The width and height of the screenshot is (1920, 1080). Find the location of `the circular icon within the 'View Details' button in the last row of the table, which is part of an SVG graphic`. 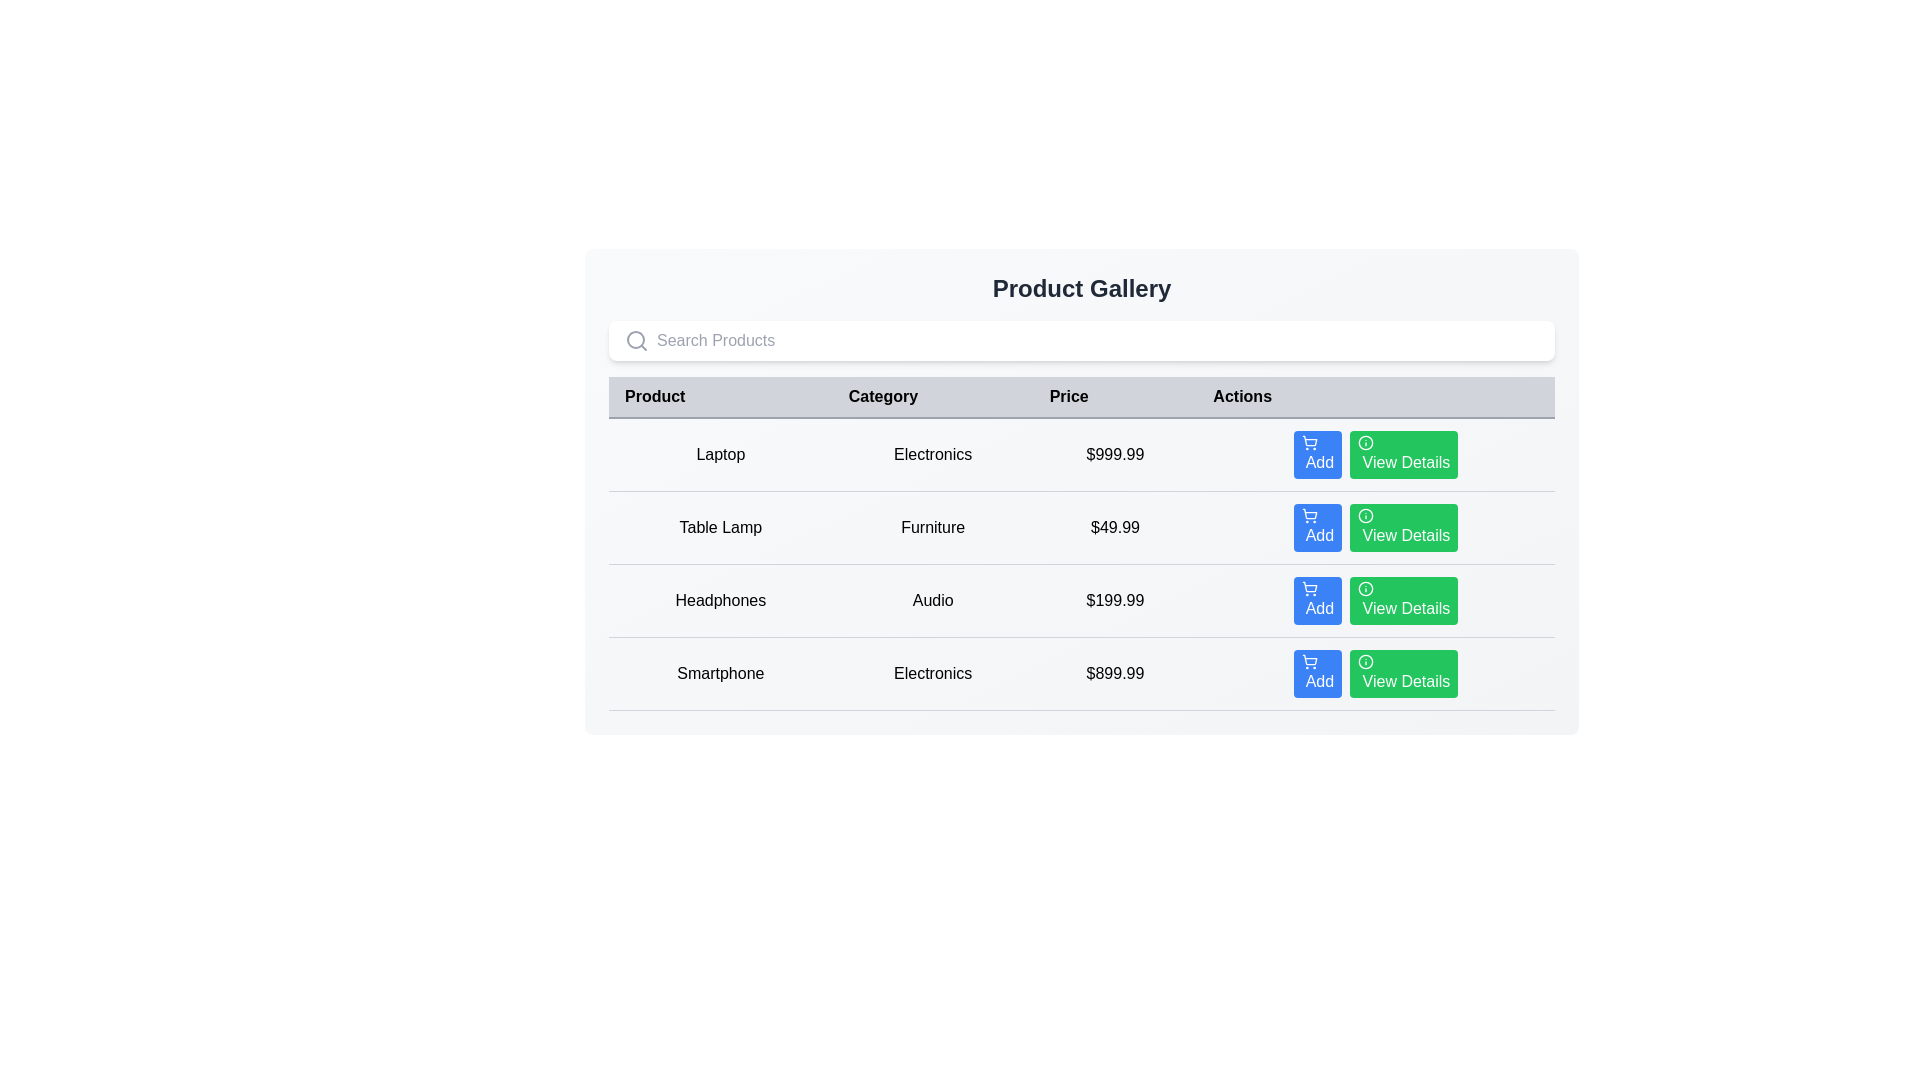

the circular icon within the 'View Details' button in the last row of the table, which is part of an SVG graphic is located at coordinates (1365, 662).